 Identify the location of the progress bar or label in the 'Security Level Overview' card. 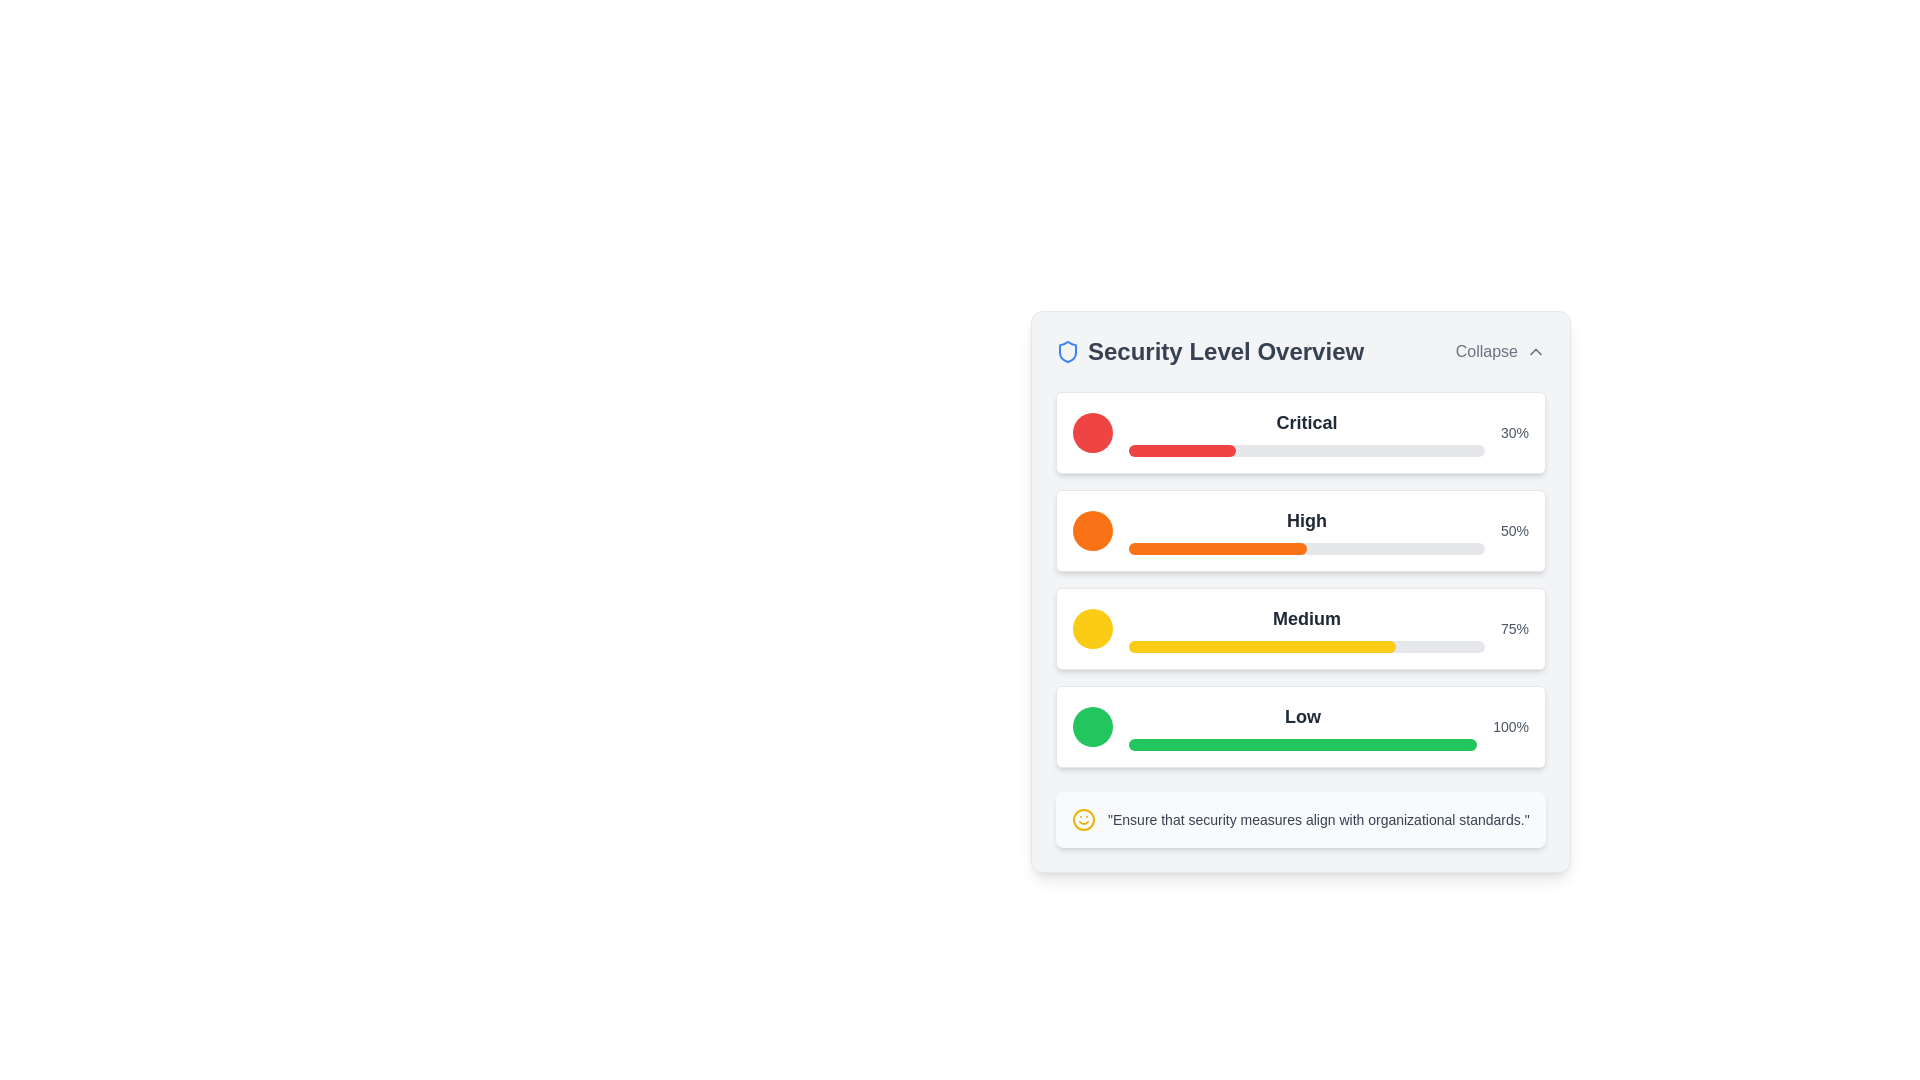
(1300, 579).